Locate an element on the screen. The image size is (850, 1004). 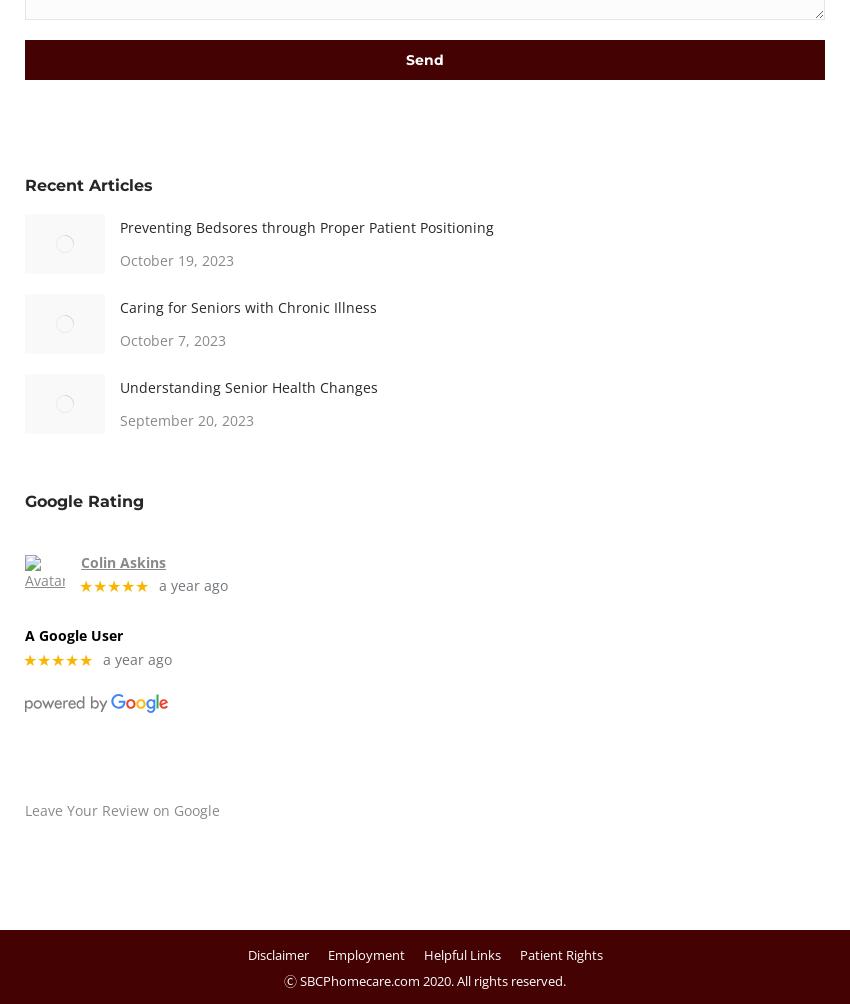
'Colin Askins' is located at coordinates (121, 561).